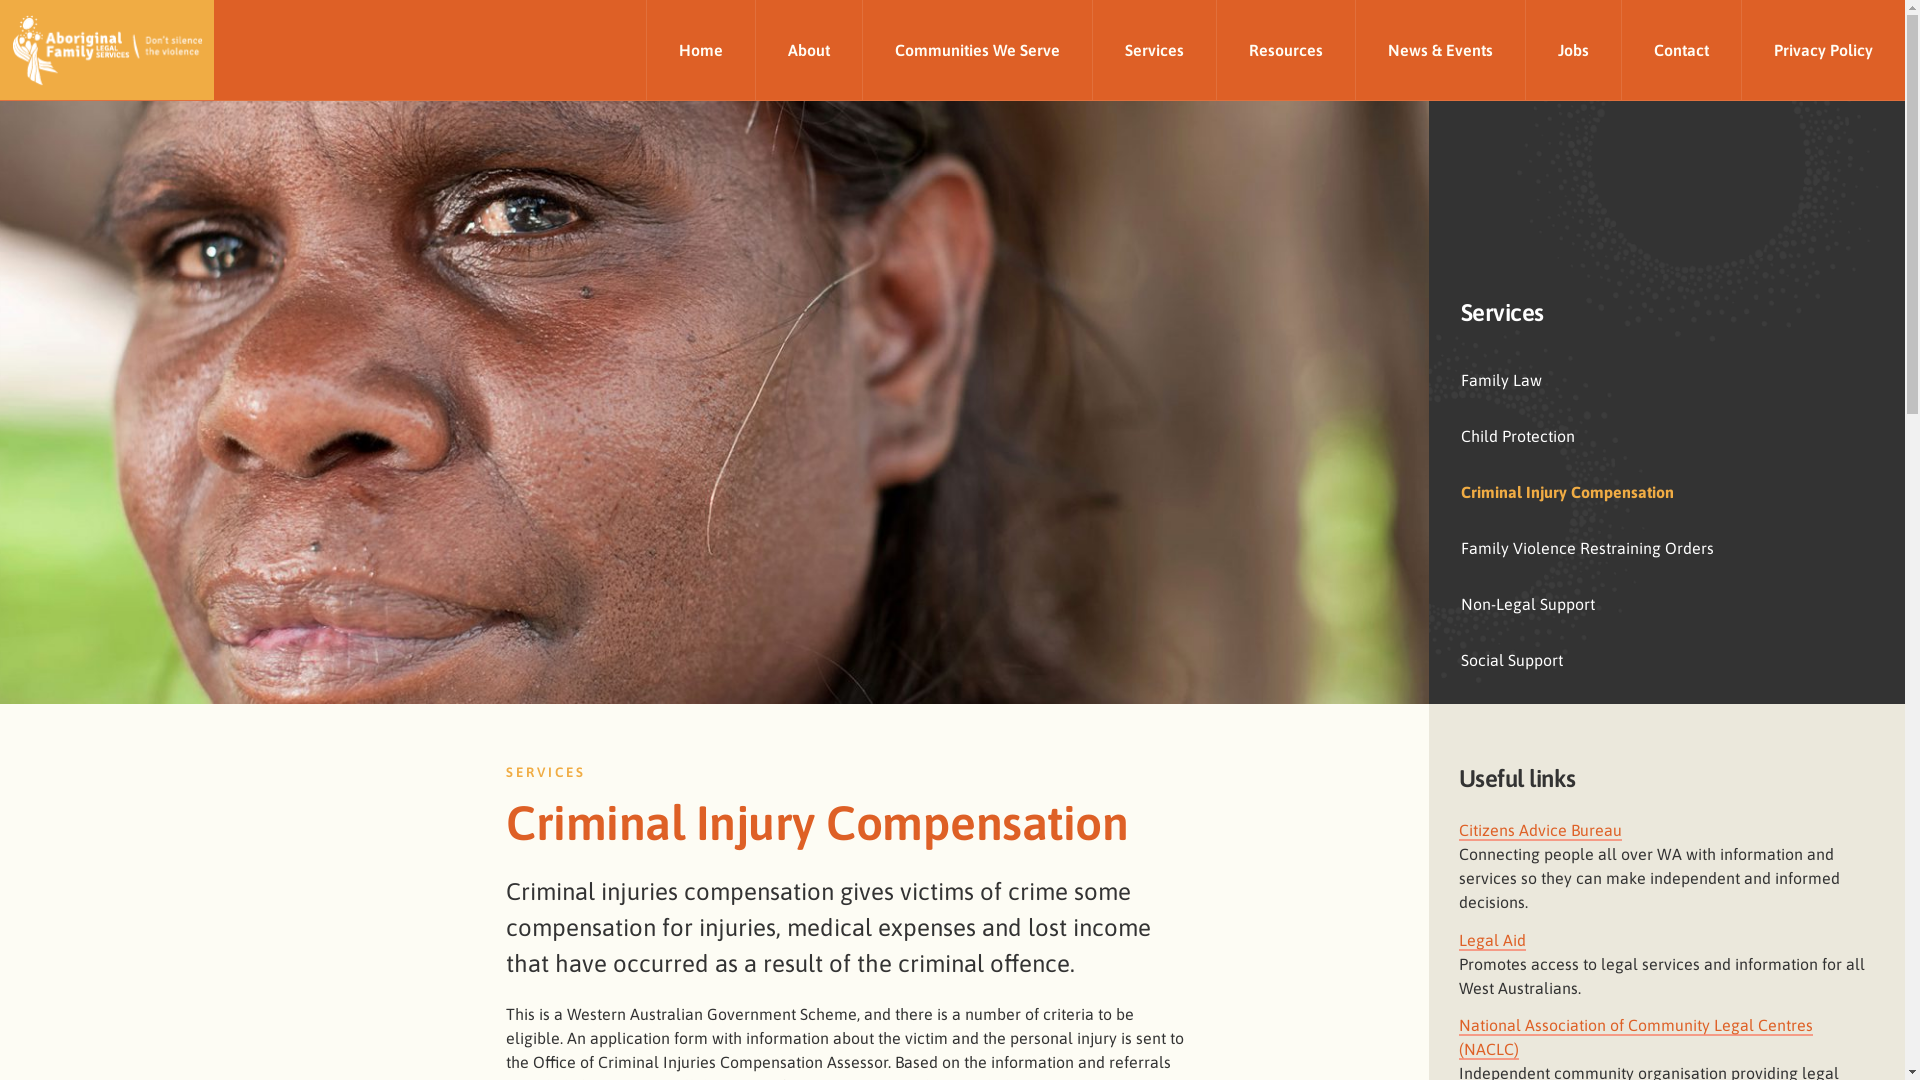 The height and width of the screenshot is (1080, 1920). I want to click on 'Family Law', so click(1666, 380).